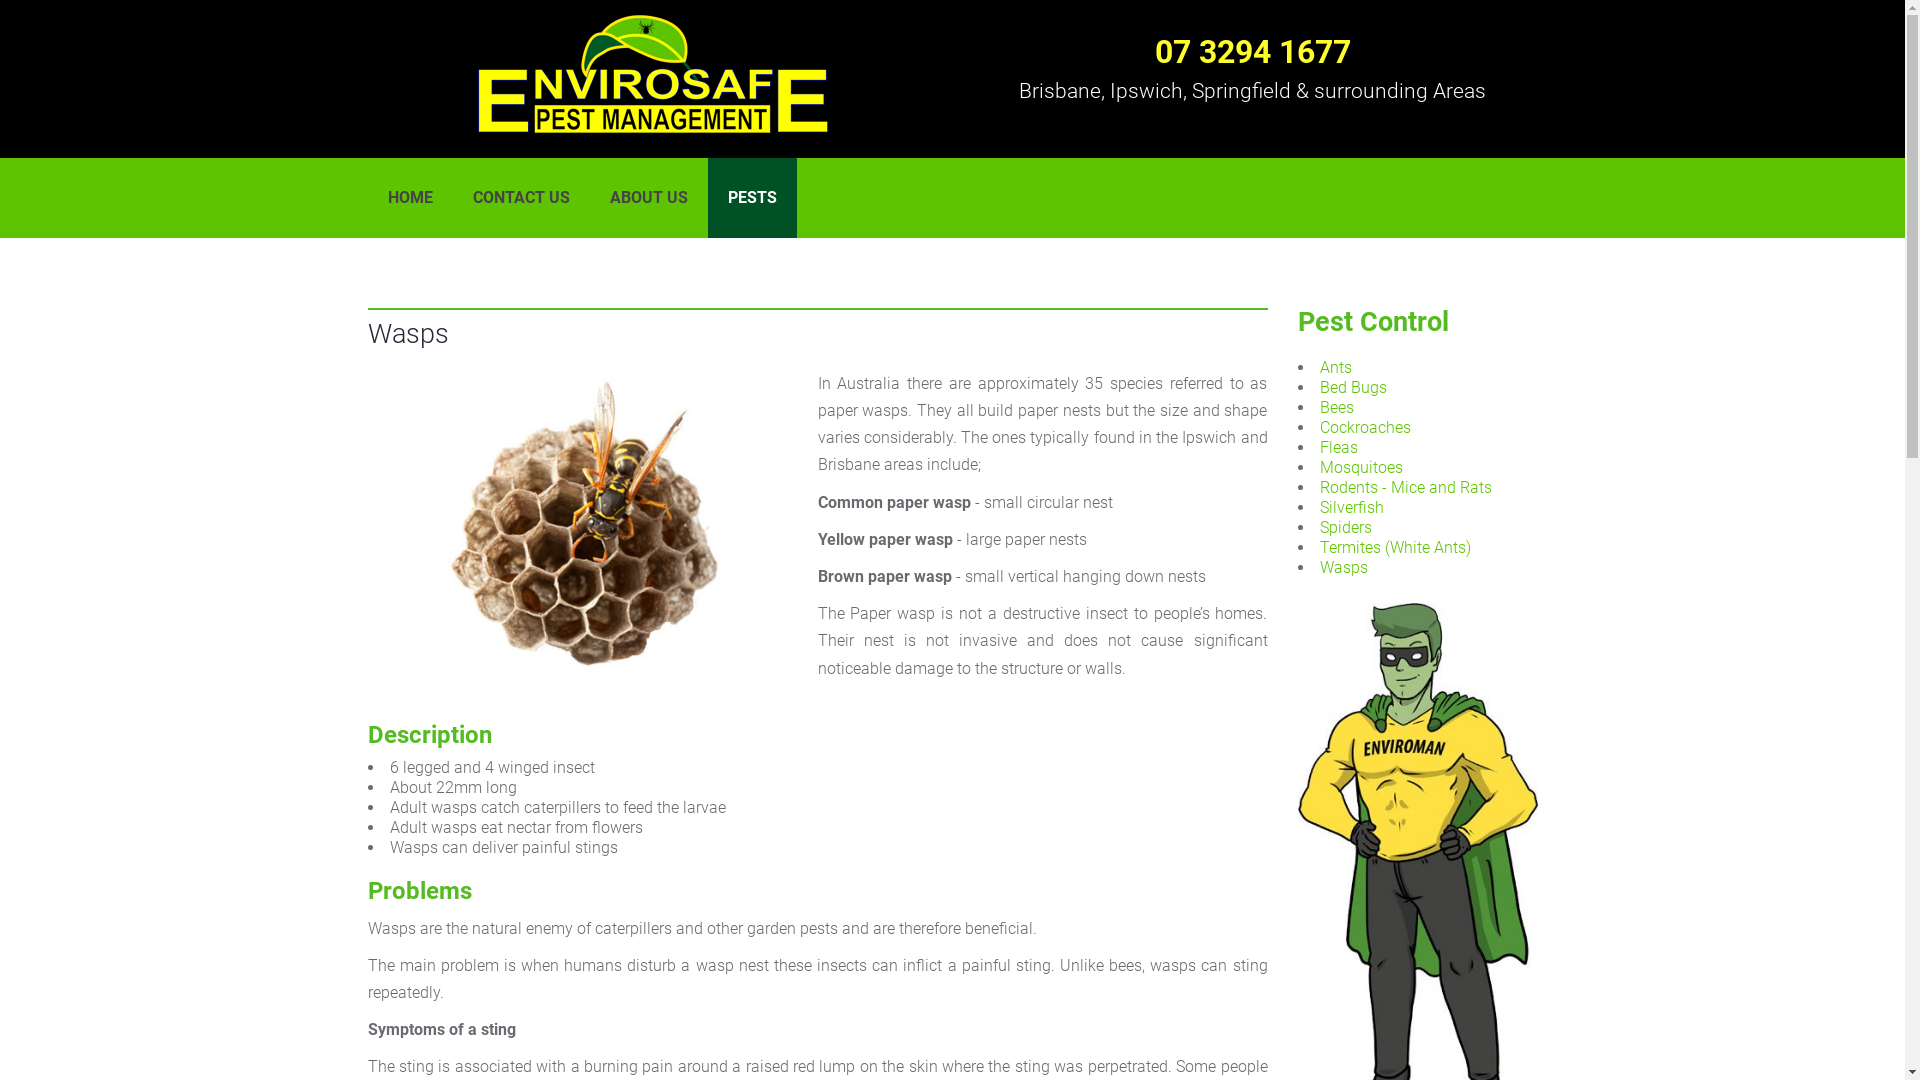 This screenshot has width=1920, height=1080. I want to click on 'ABOUT US', so click(648, 197).